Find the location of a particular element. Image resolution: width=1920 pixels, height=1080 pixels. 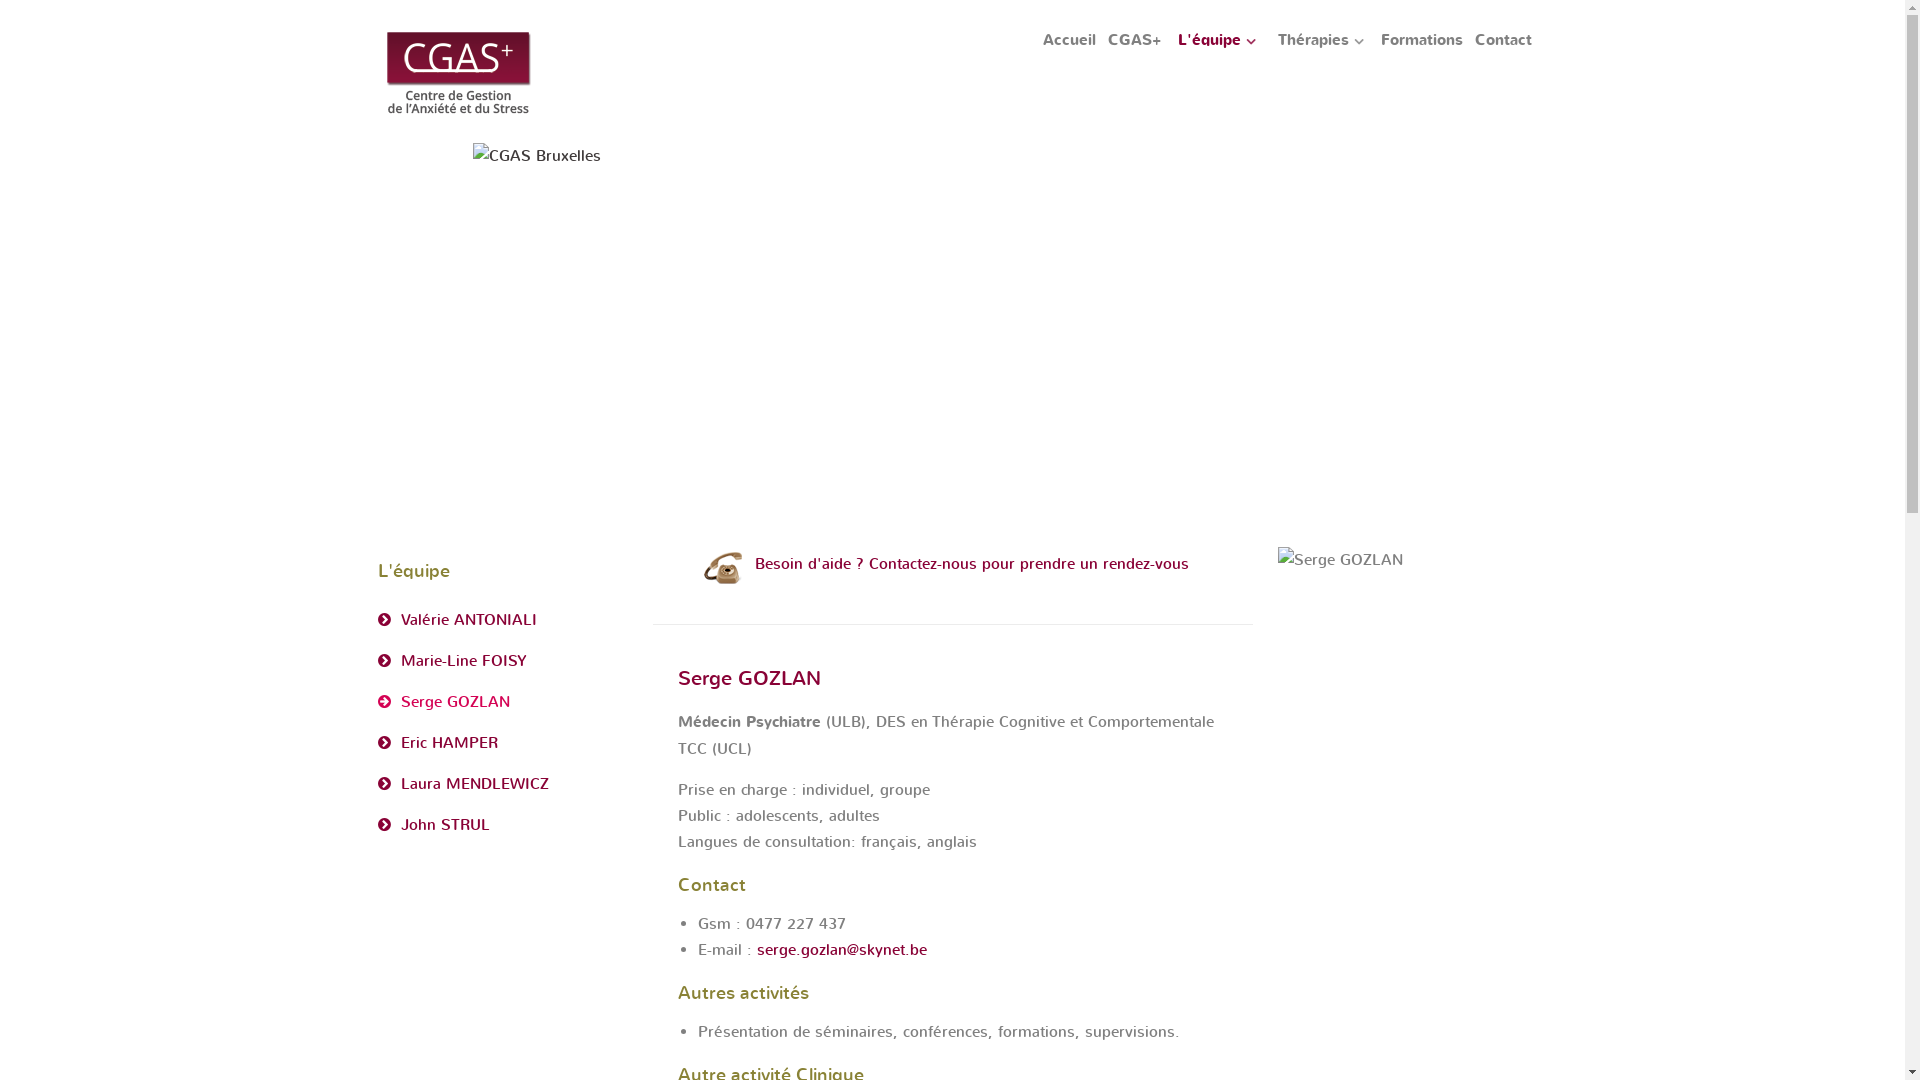

'Accueil' is located at coordinates (1068, 41).